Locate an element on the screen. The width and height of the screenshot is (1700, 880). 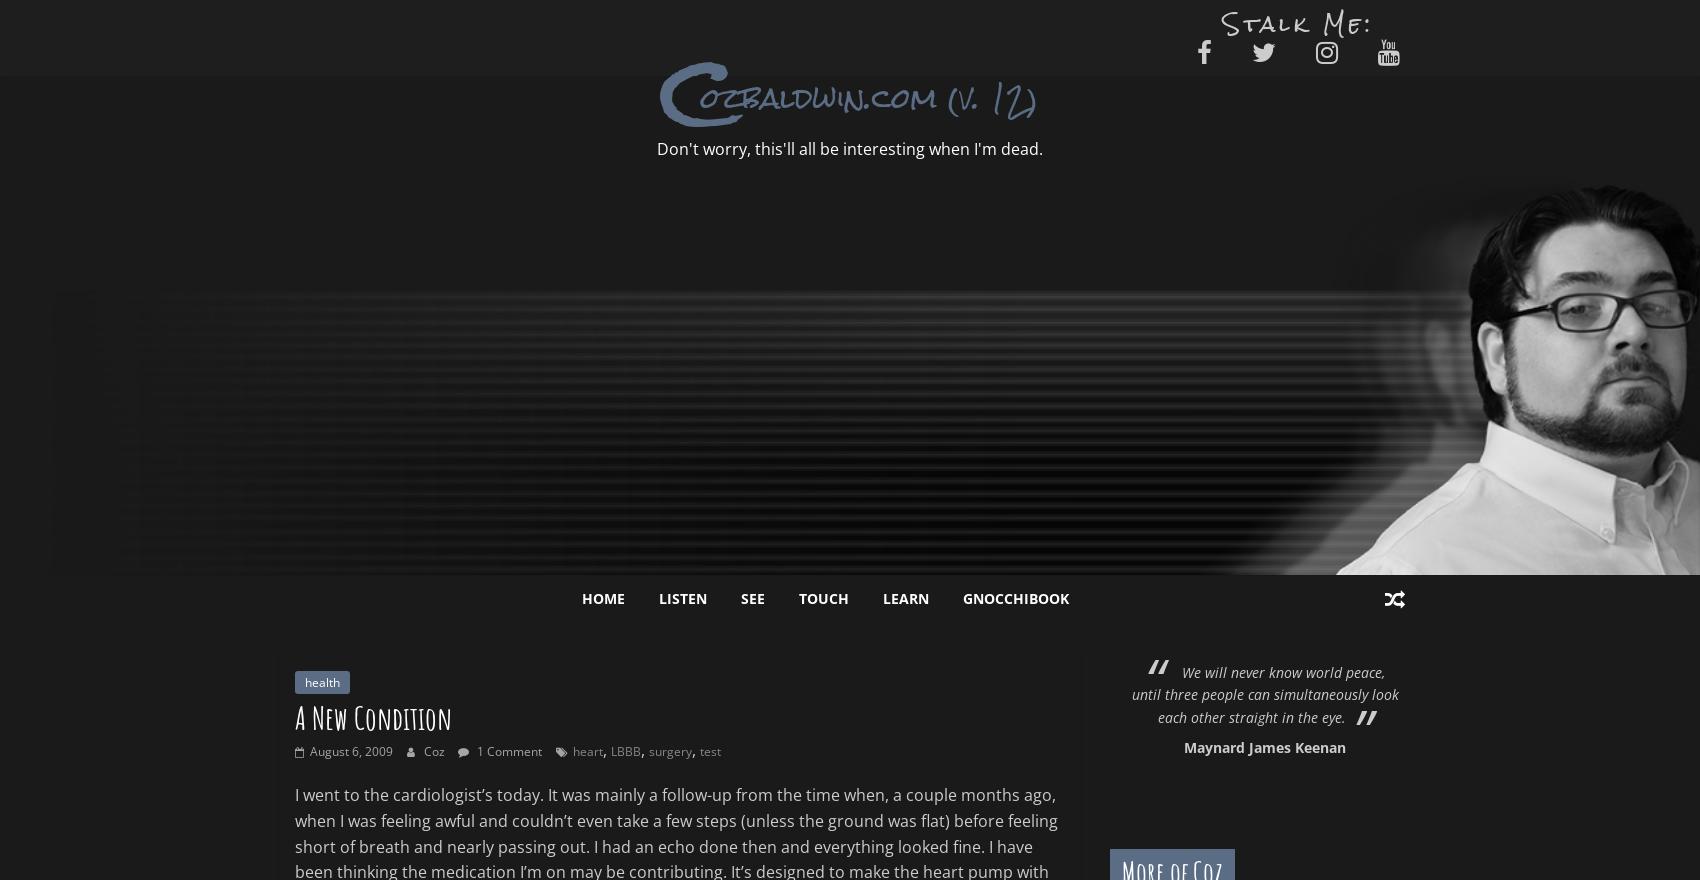
'Let's be honest, if one person believed in God he would be considered pretty strange.' is located at coordinates (1408, 692).